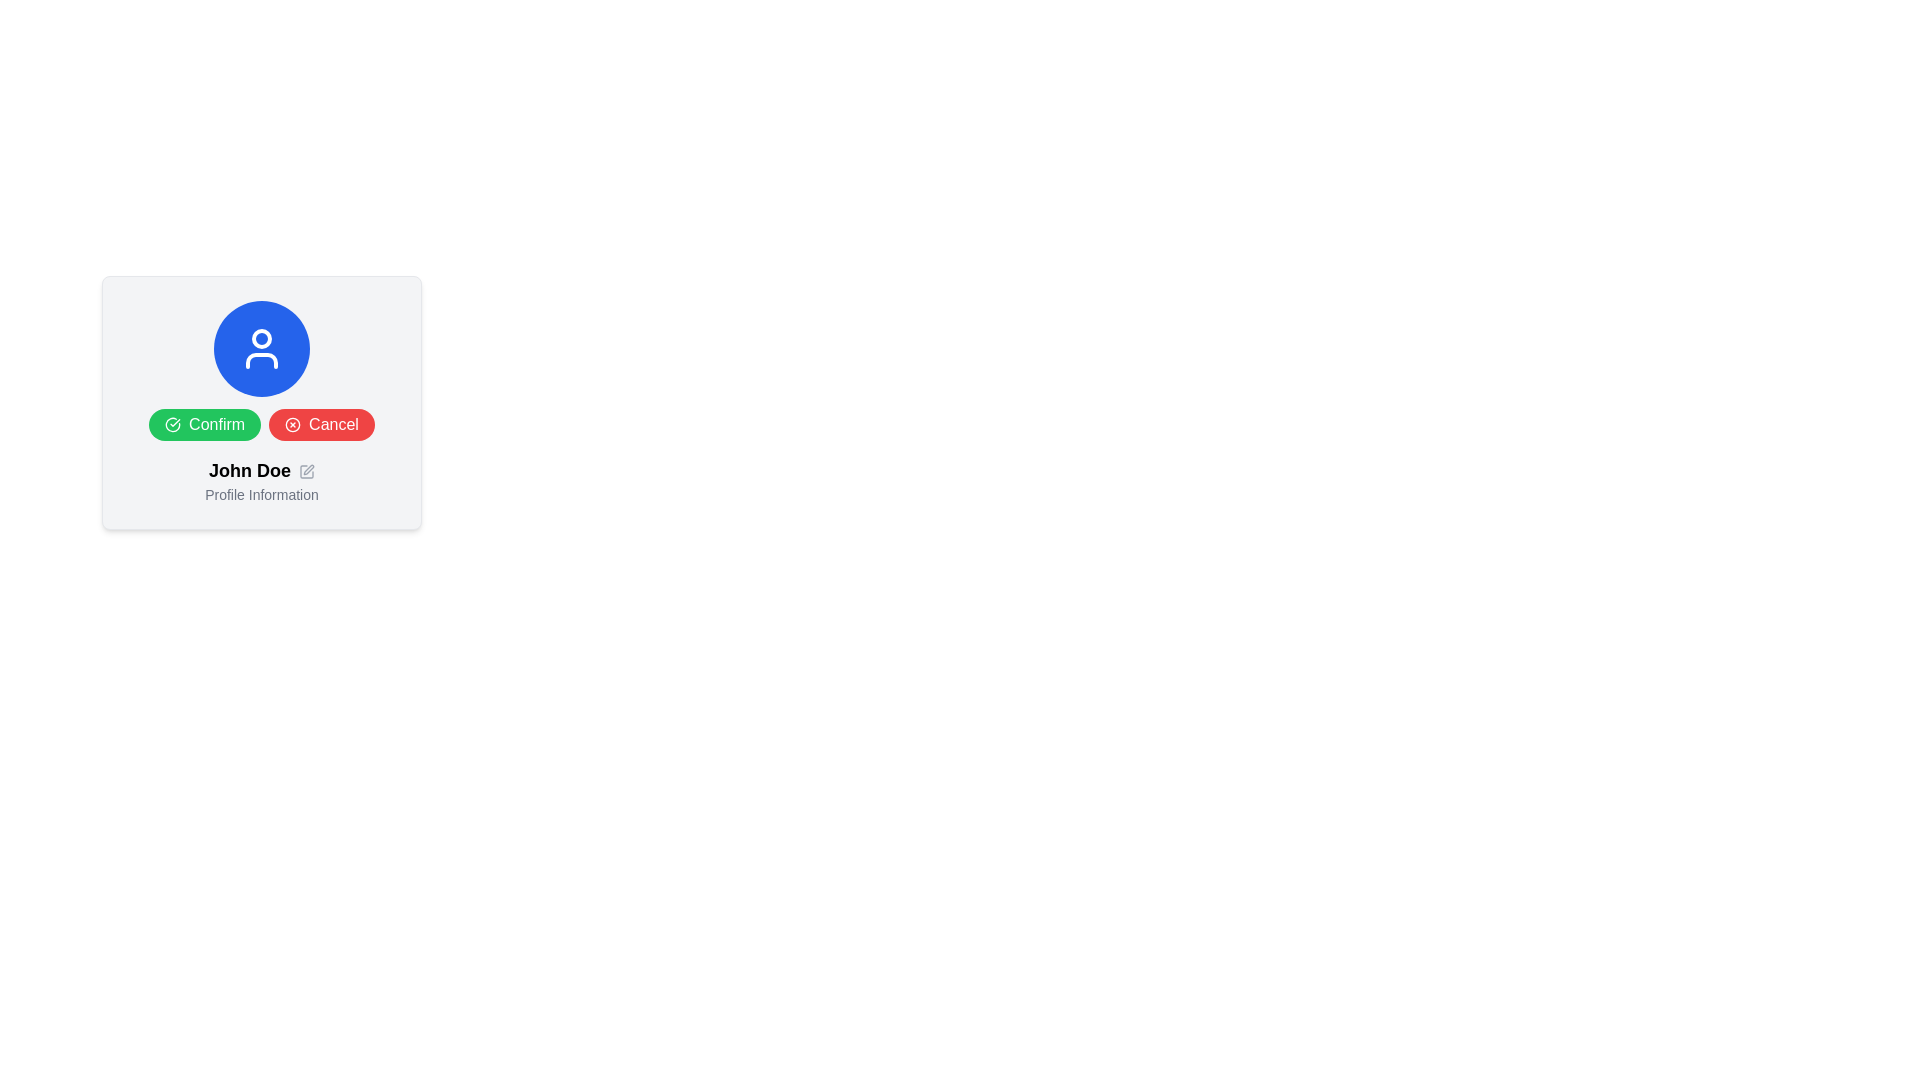 The width and height of the screenshot is (1920, 1080). Describe the element at coordinates (261, 470) in the screenshot. I see `the text element displaying 'John Doe', which is bold and centered, located above 'Profile Information' and beneath the profile picture` at that location.